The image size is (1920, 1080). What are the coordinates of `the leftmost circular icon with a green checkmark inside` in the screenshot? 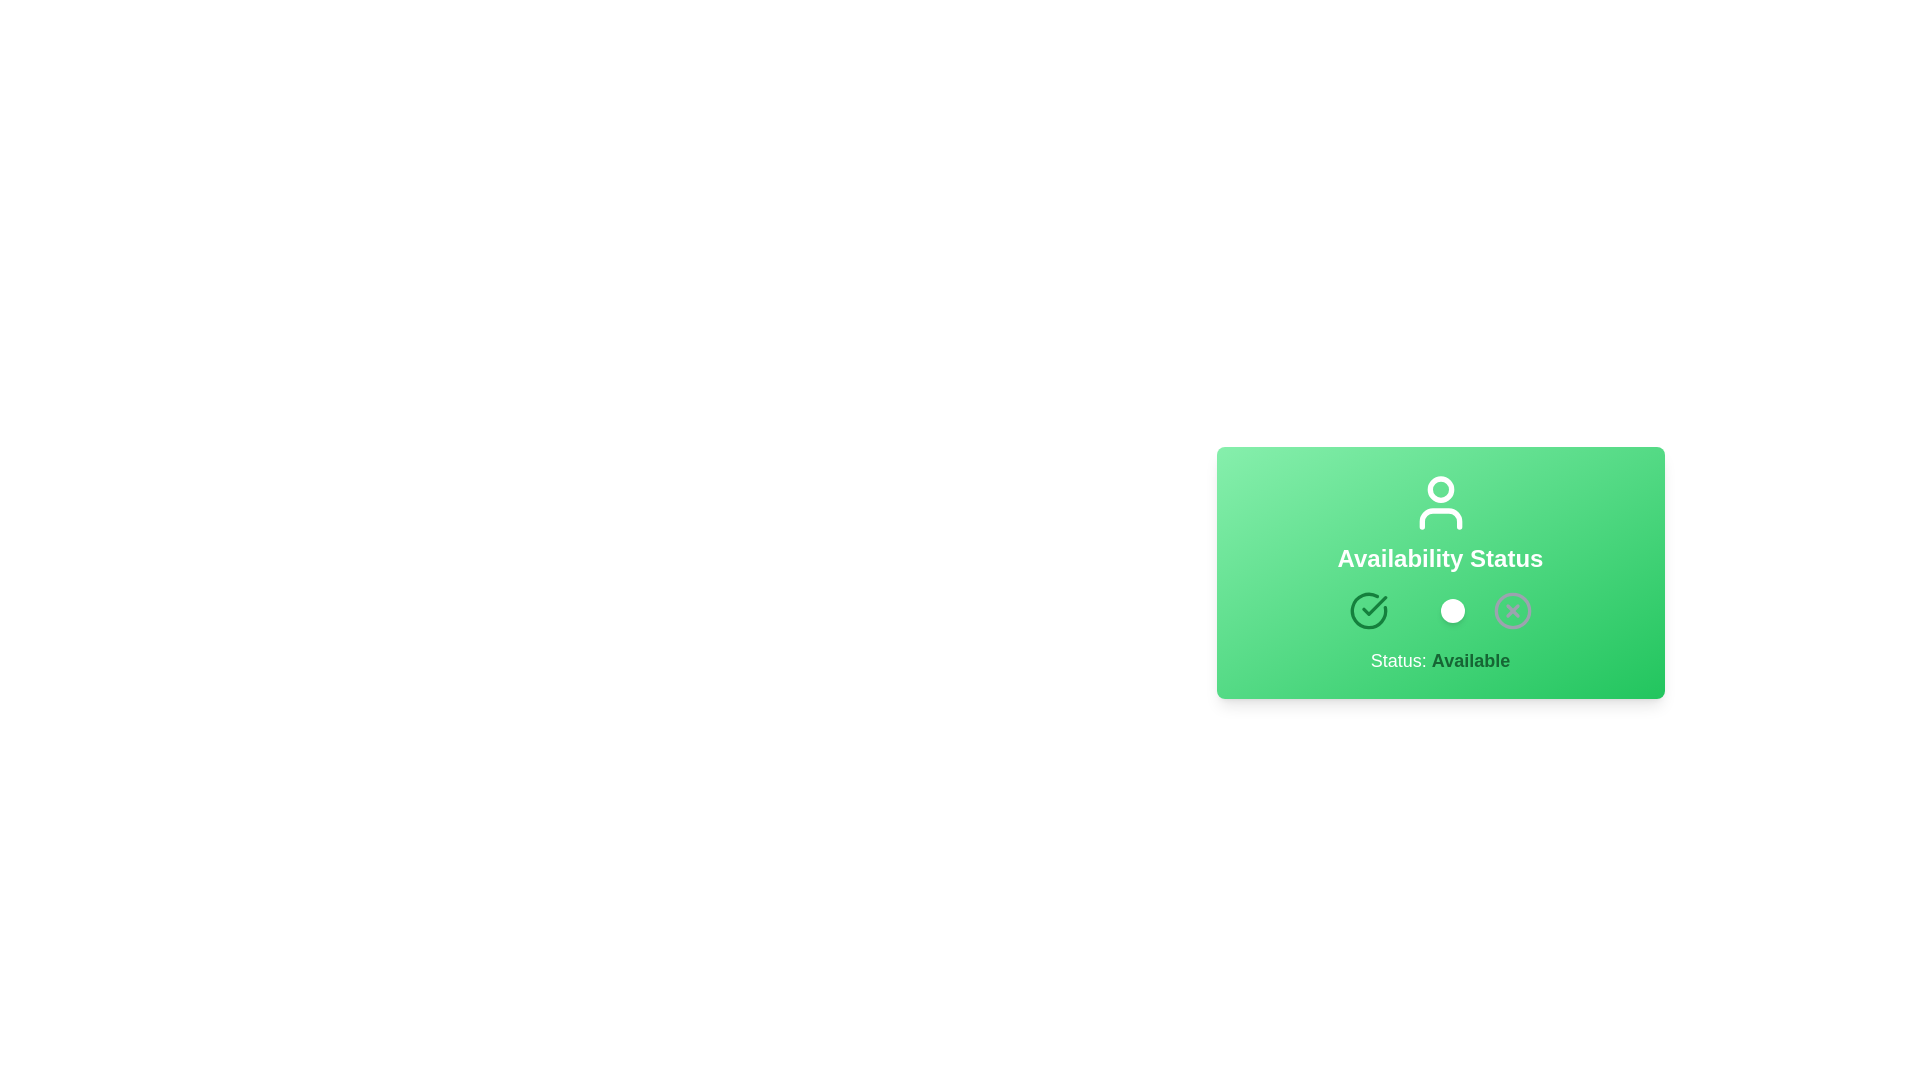 It's located at (1367, 609).